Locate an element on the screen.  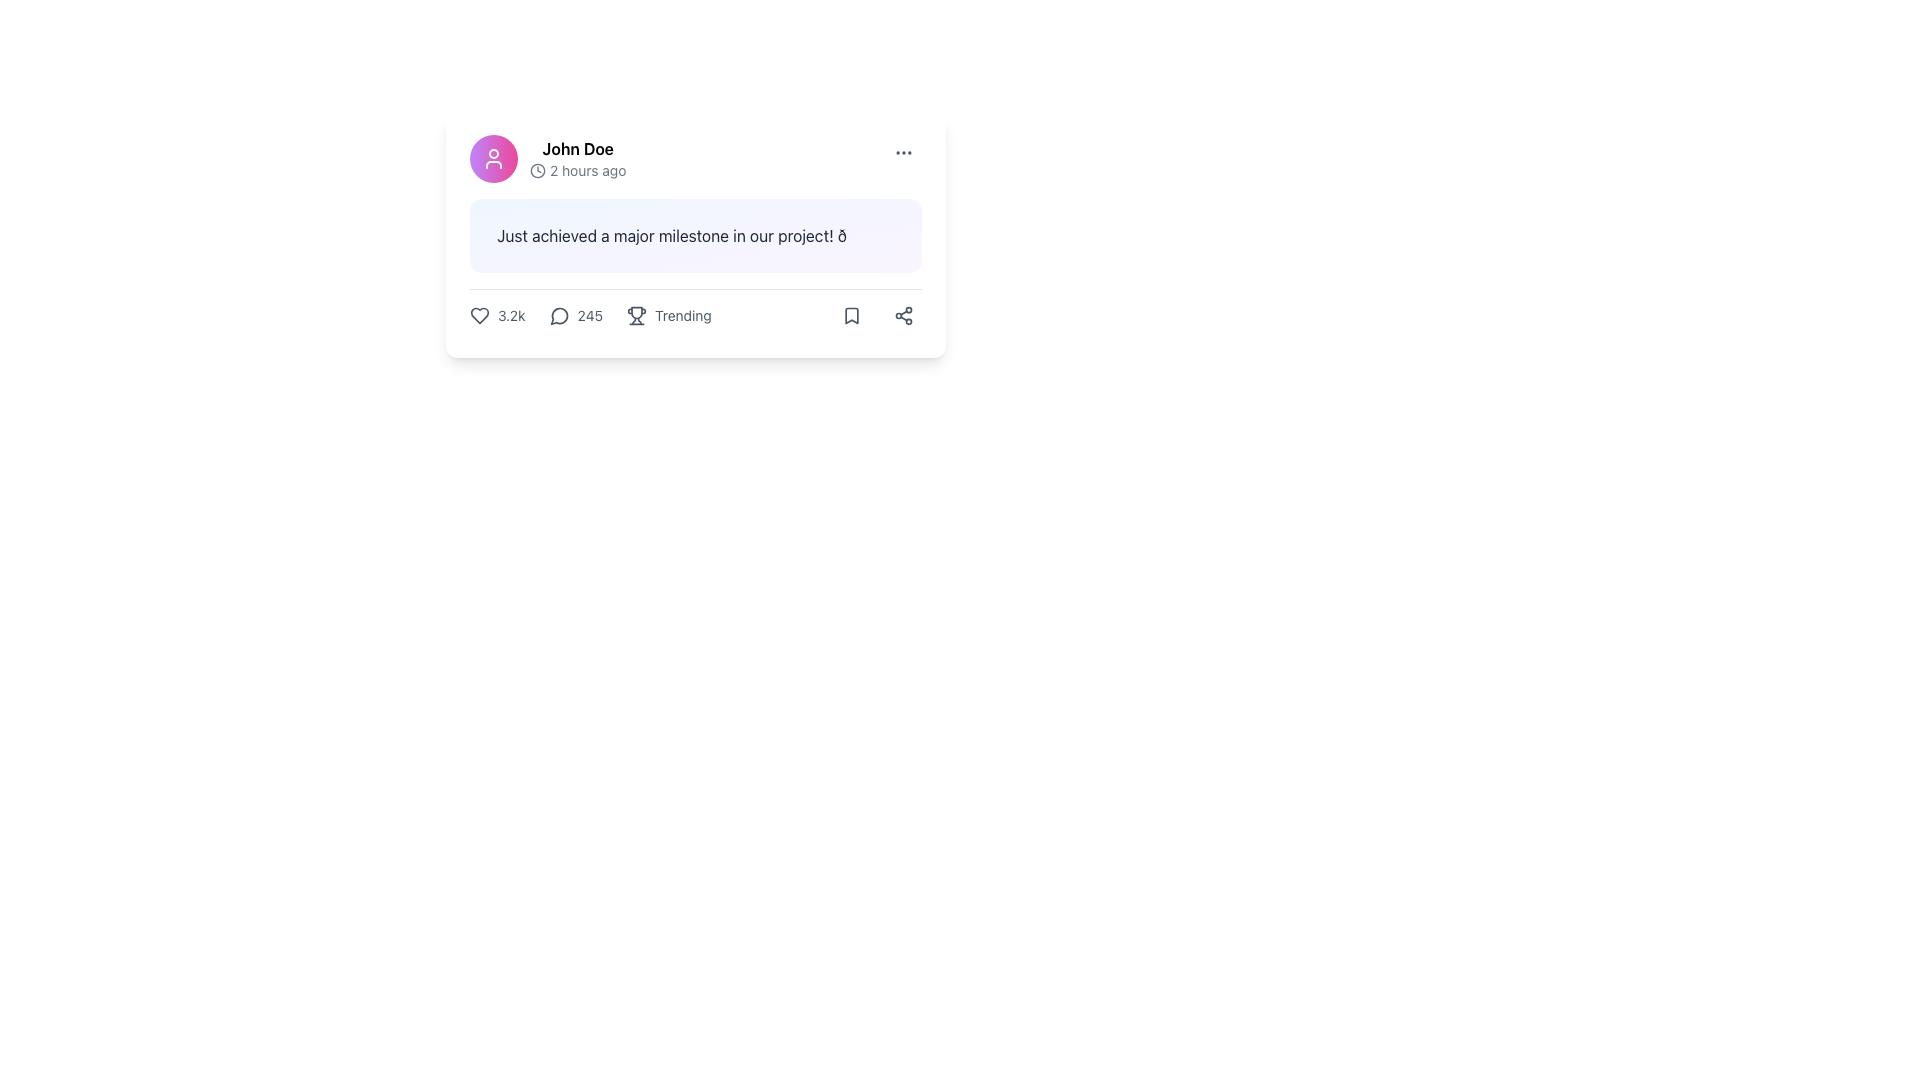
the comment count indicator, which is represented by a speech bubble icon and the number '245' next to it is located at coordinates (575, 315).